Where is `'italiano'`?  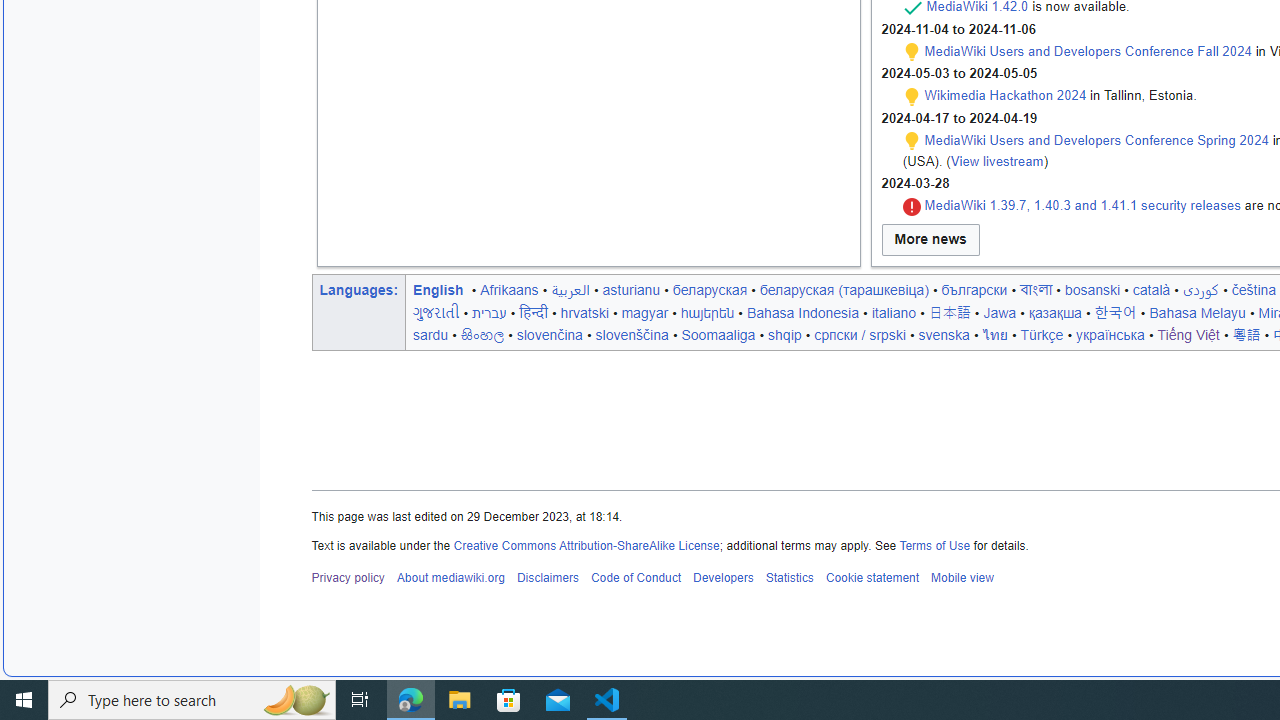 'italiano' is located at coordinates (892, 312).